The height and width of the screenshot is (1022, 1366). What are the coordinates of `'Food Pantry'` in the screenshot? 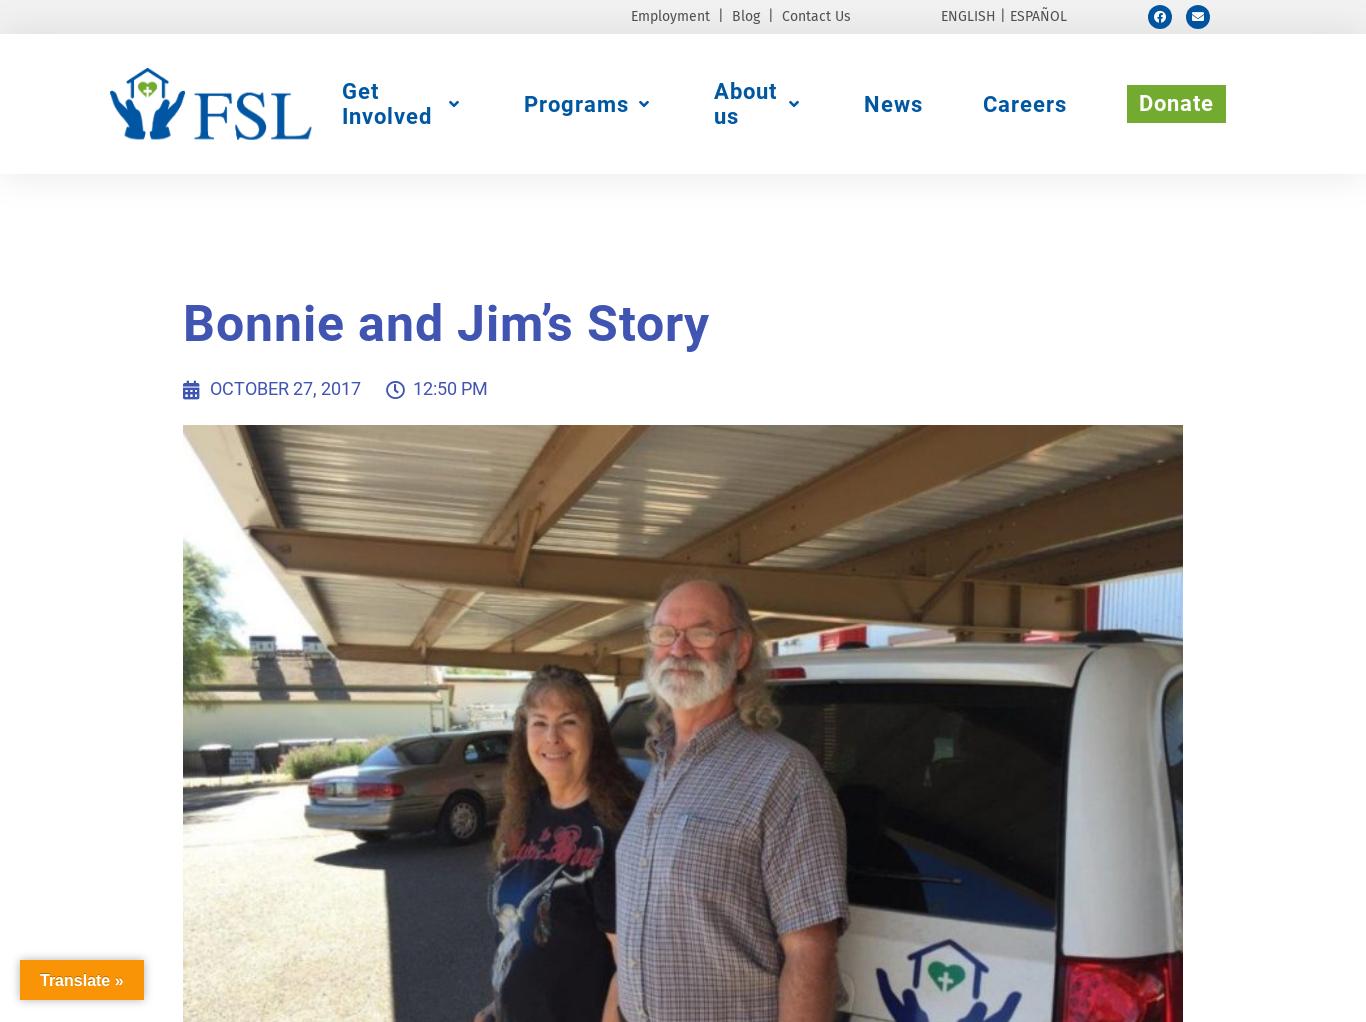 It's located at (426, 245).